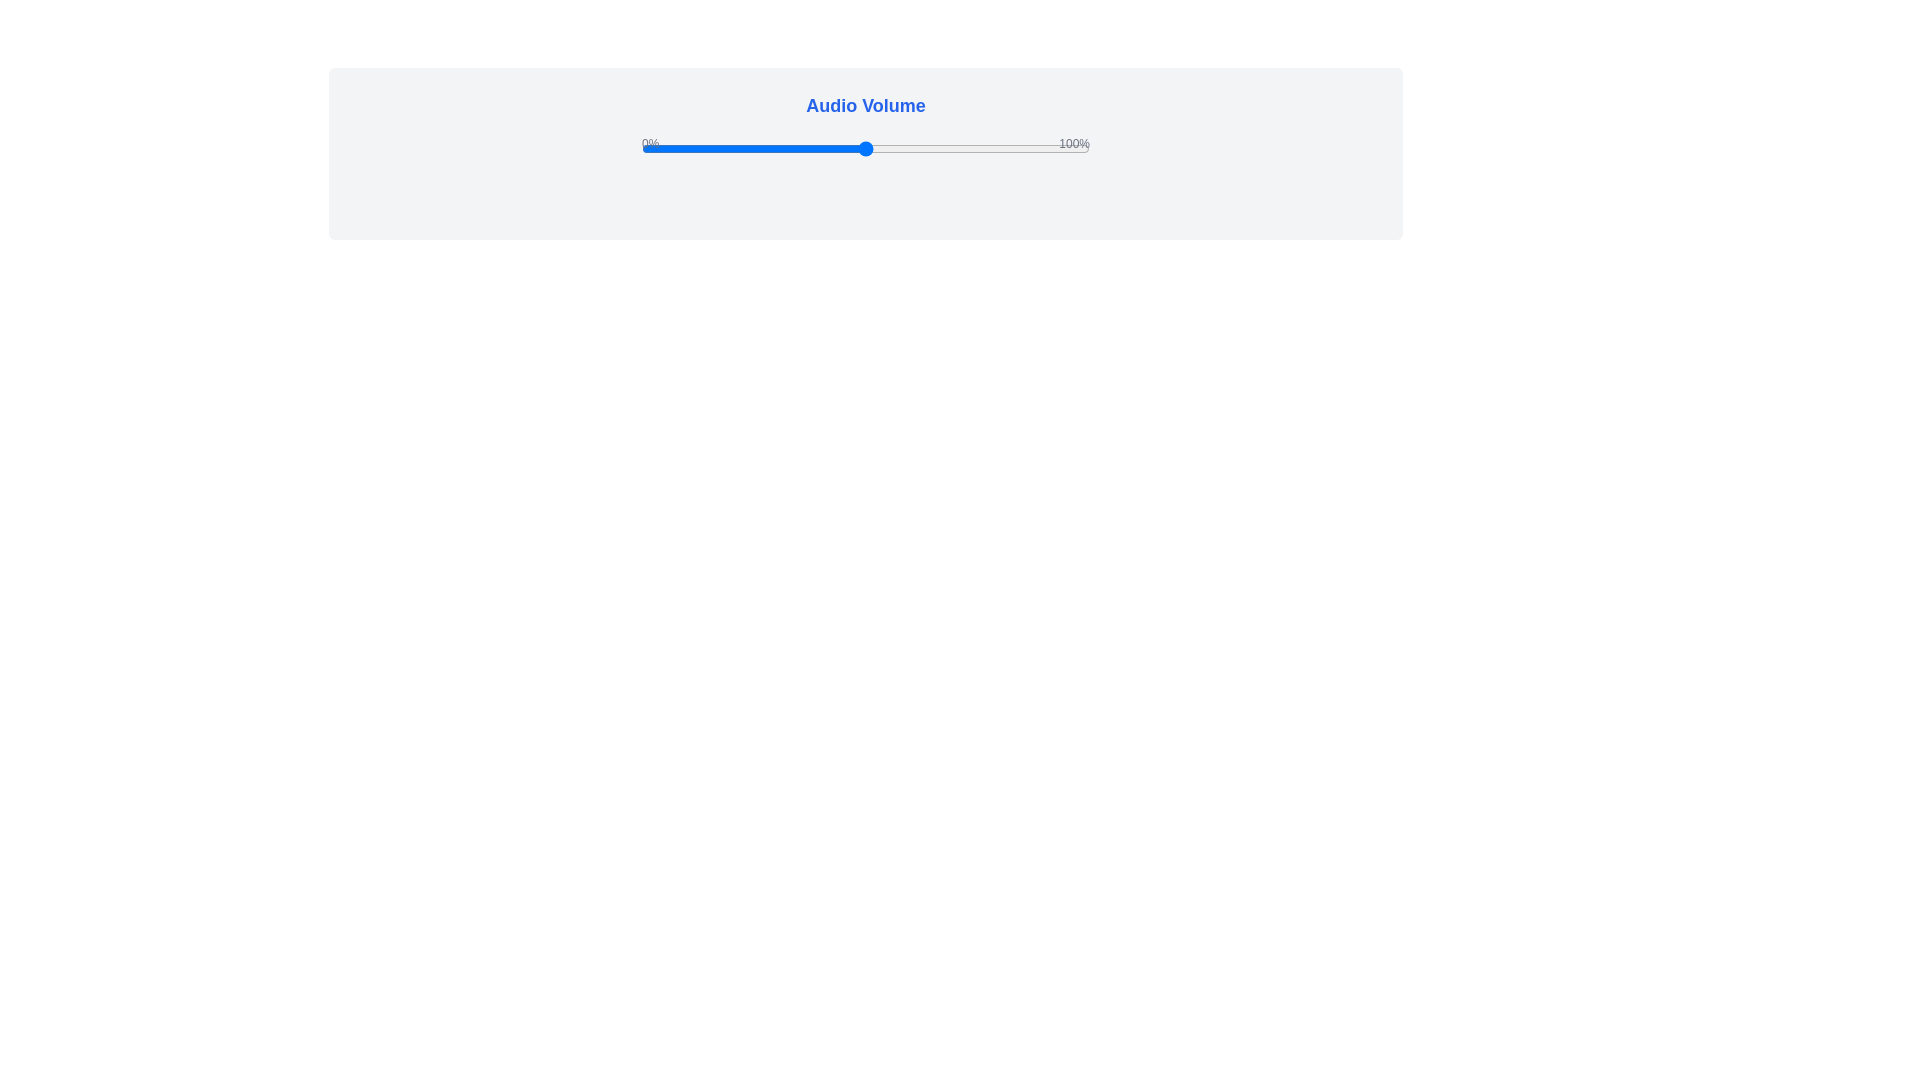 The height and width of the screenshot is (1080, 1920). I want to click on the volume, so click(1036, 148).